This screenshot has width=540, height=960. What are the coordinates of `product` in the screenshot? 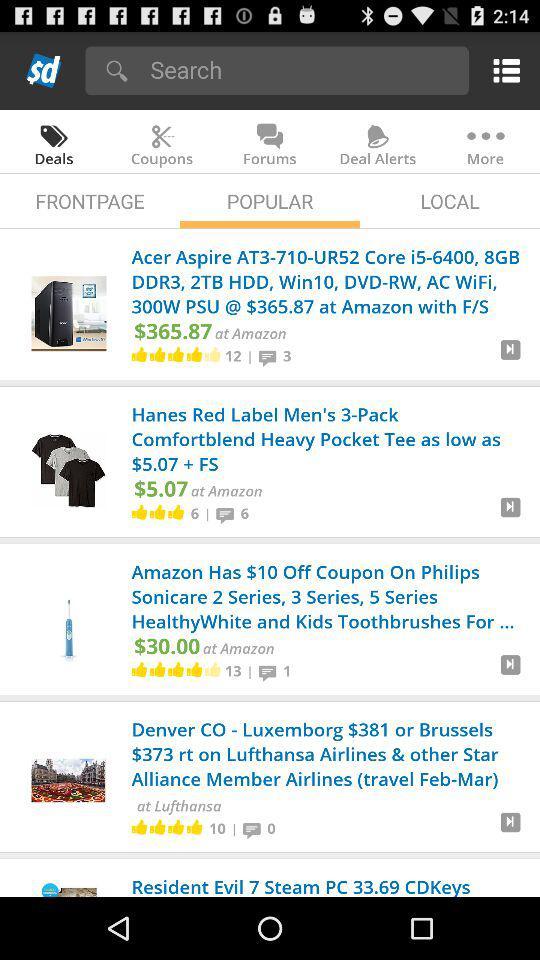 It's located at (510, 830).